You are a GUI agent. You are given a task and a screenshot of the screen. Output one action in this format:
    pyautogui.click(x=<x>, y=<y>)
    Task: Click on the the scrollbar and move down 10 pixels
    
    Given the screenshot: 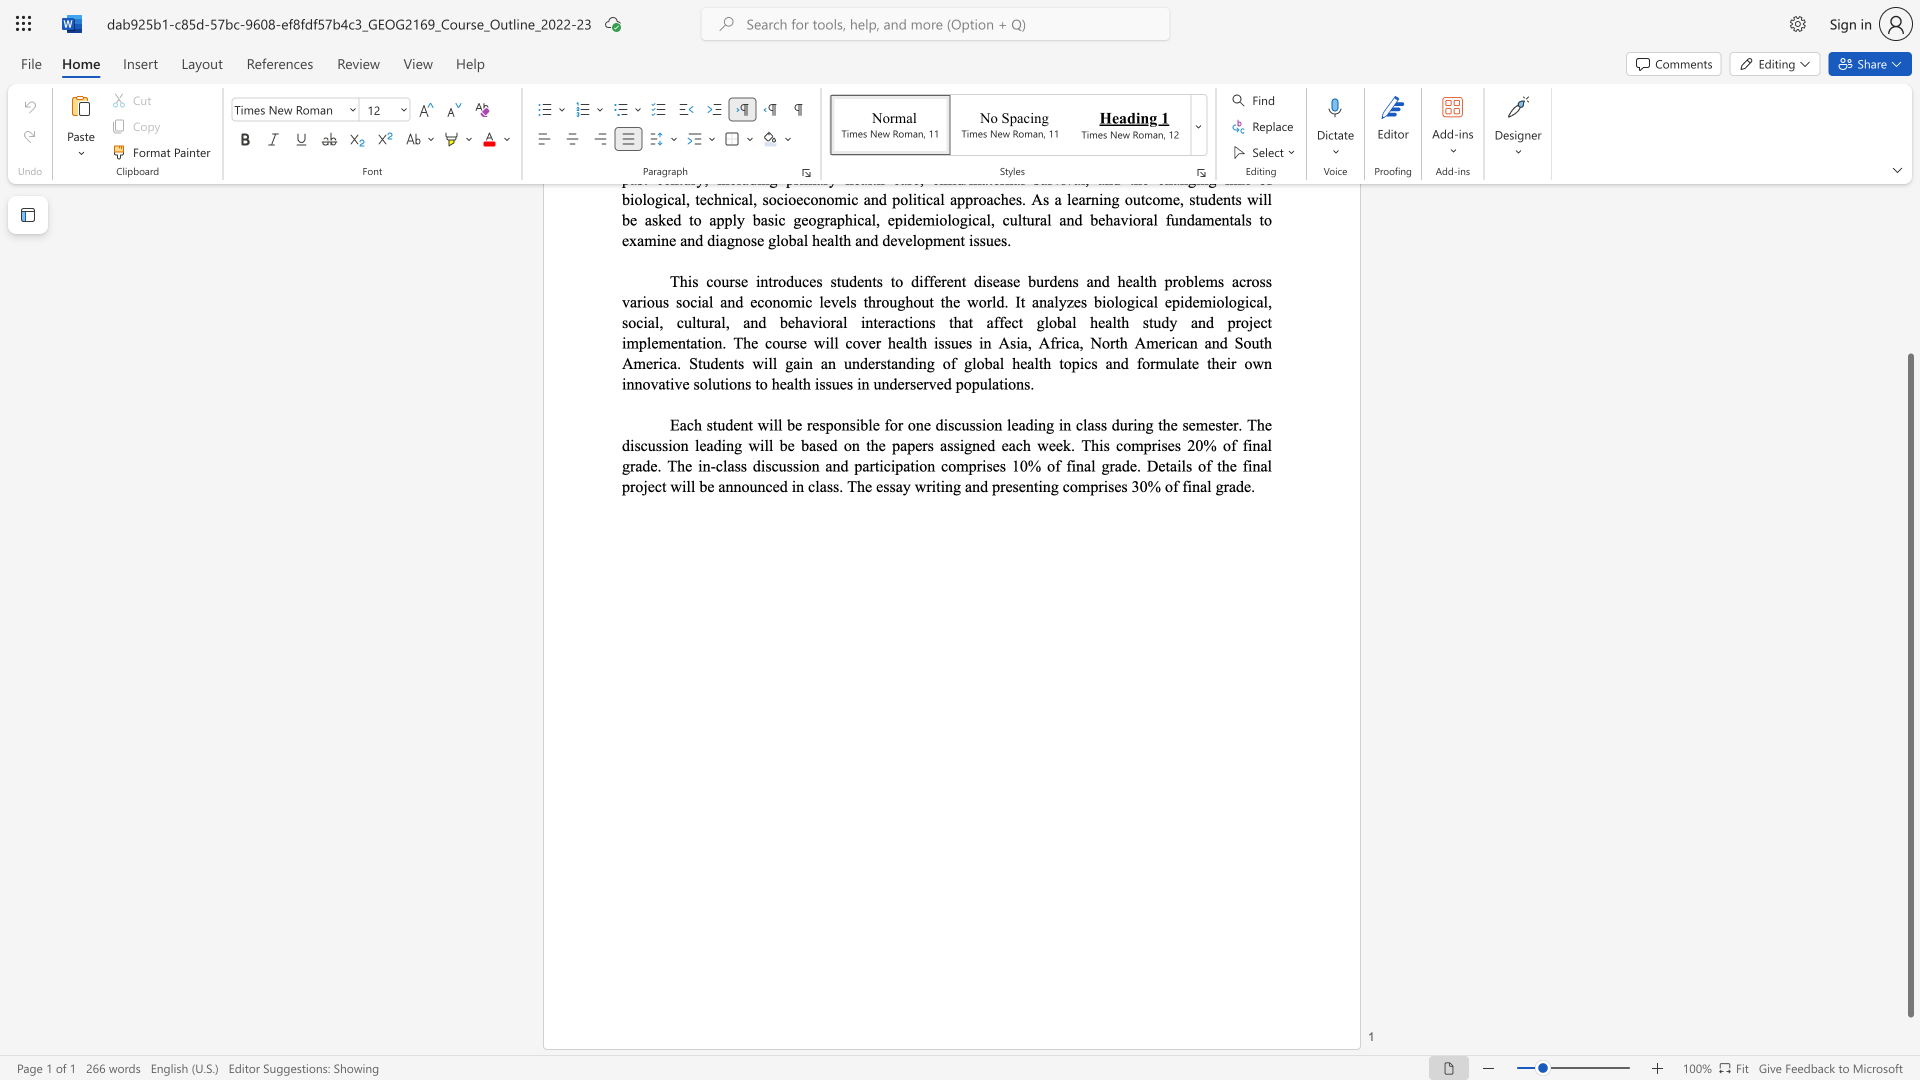 What is the action you would take?
    pyautogui.click(x=1909, y=684)
    